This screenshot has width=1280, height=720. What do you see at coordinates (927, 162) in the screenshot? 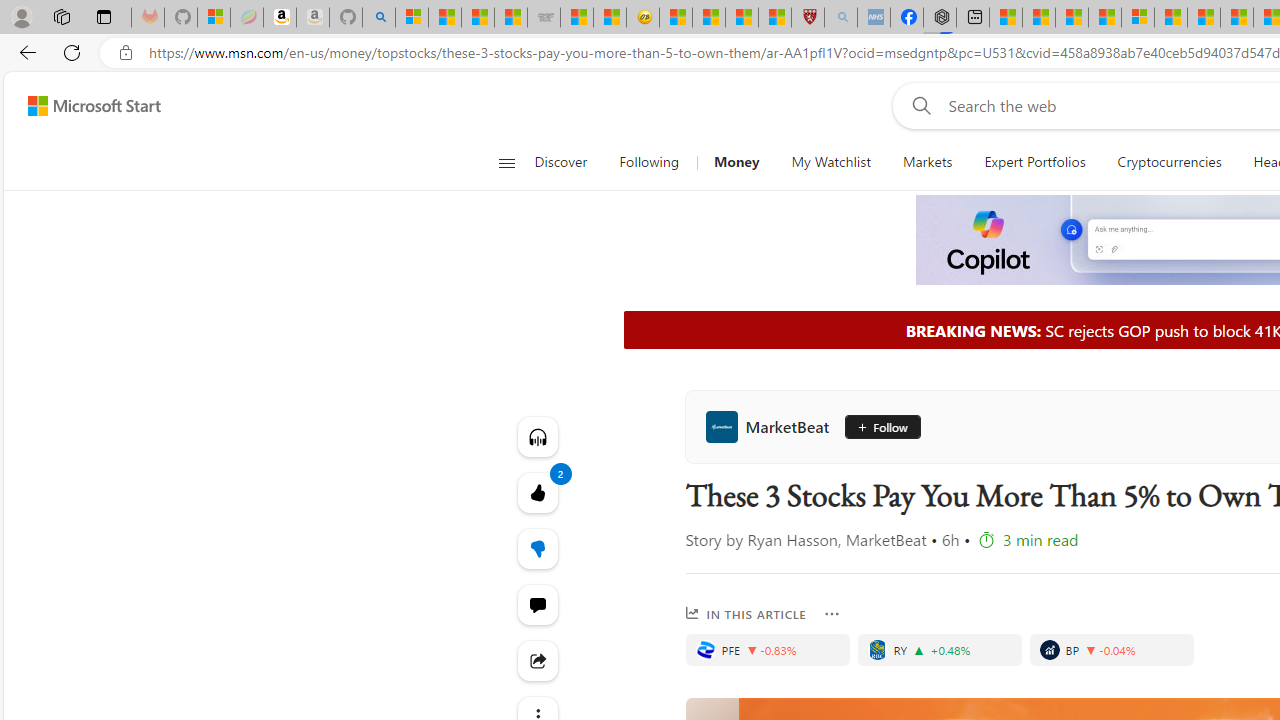
I see `'Markets'` at bounding box center [927, 162].